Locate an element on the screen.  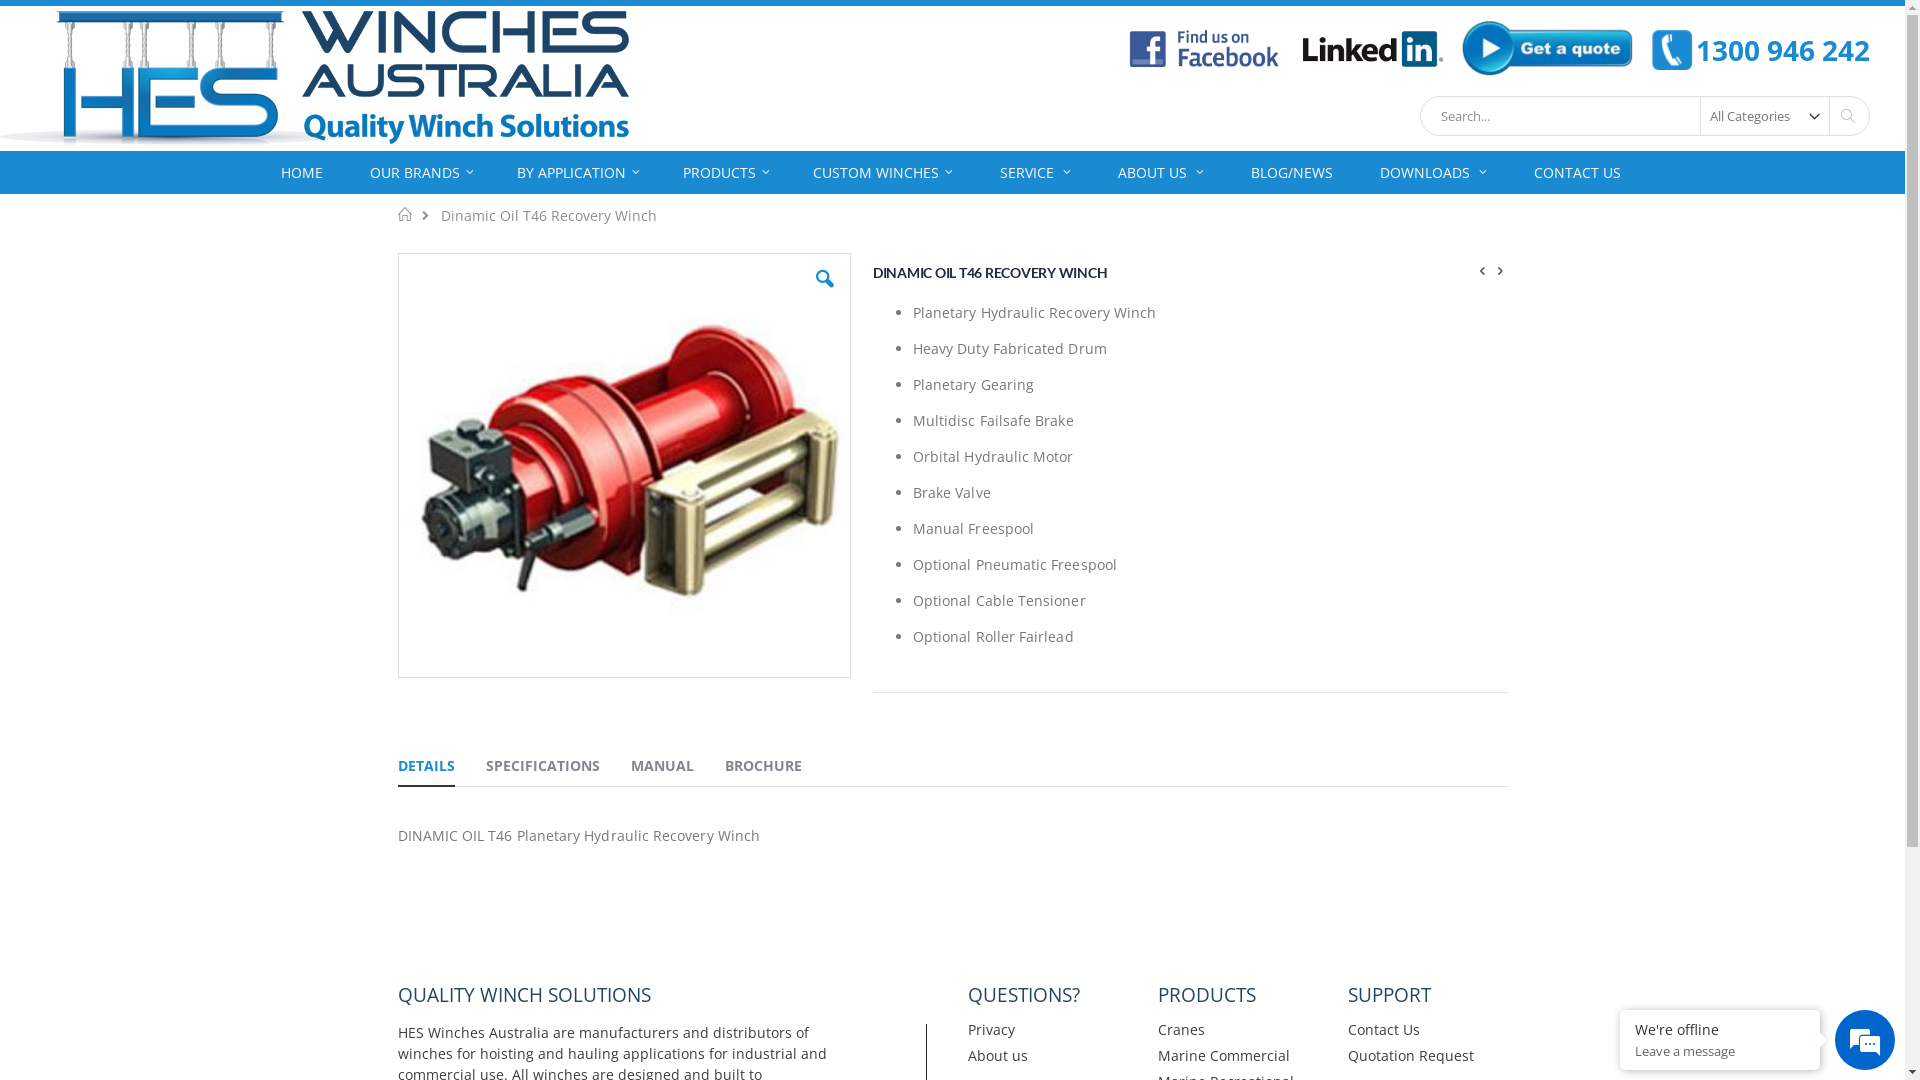
'Next Product' is located at coordinates (1501, 268).